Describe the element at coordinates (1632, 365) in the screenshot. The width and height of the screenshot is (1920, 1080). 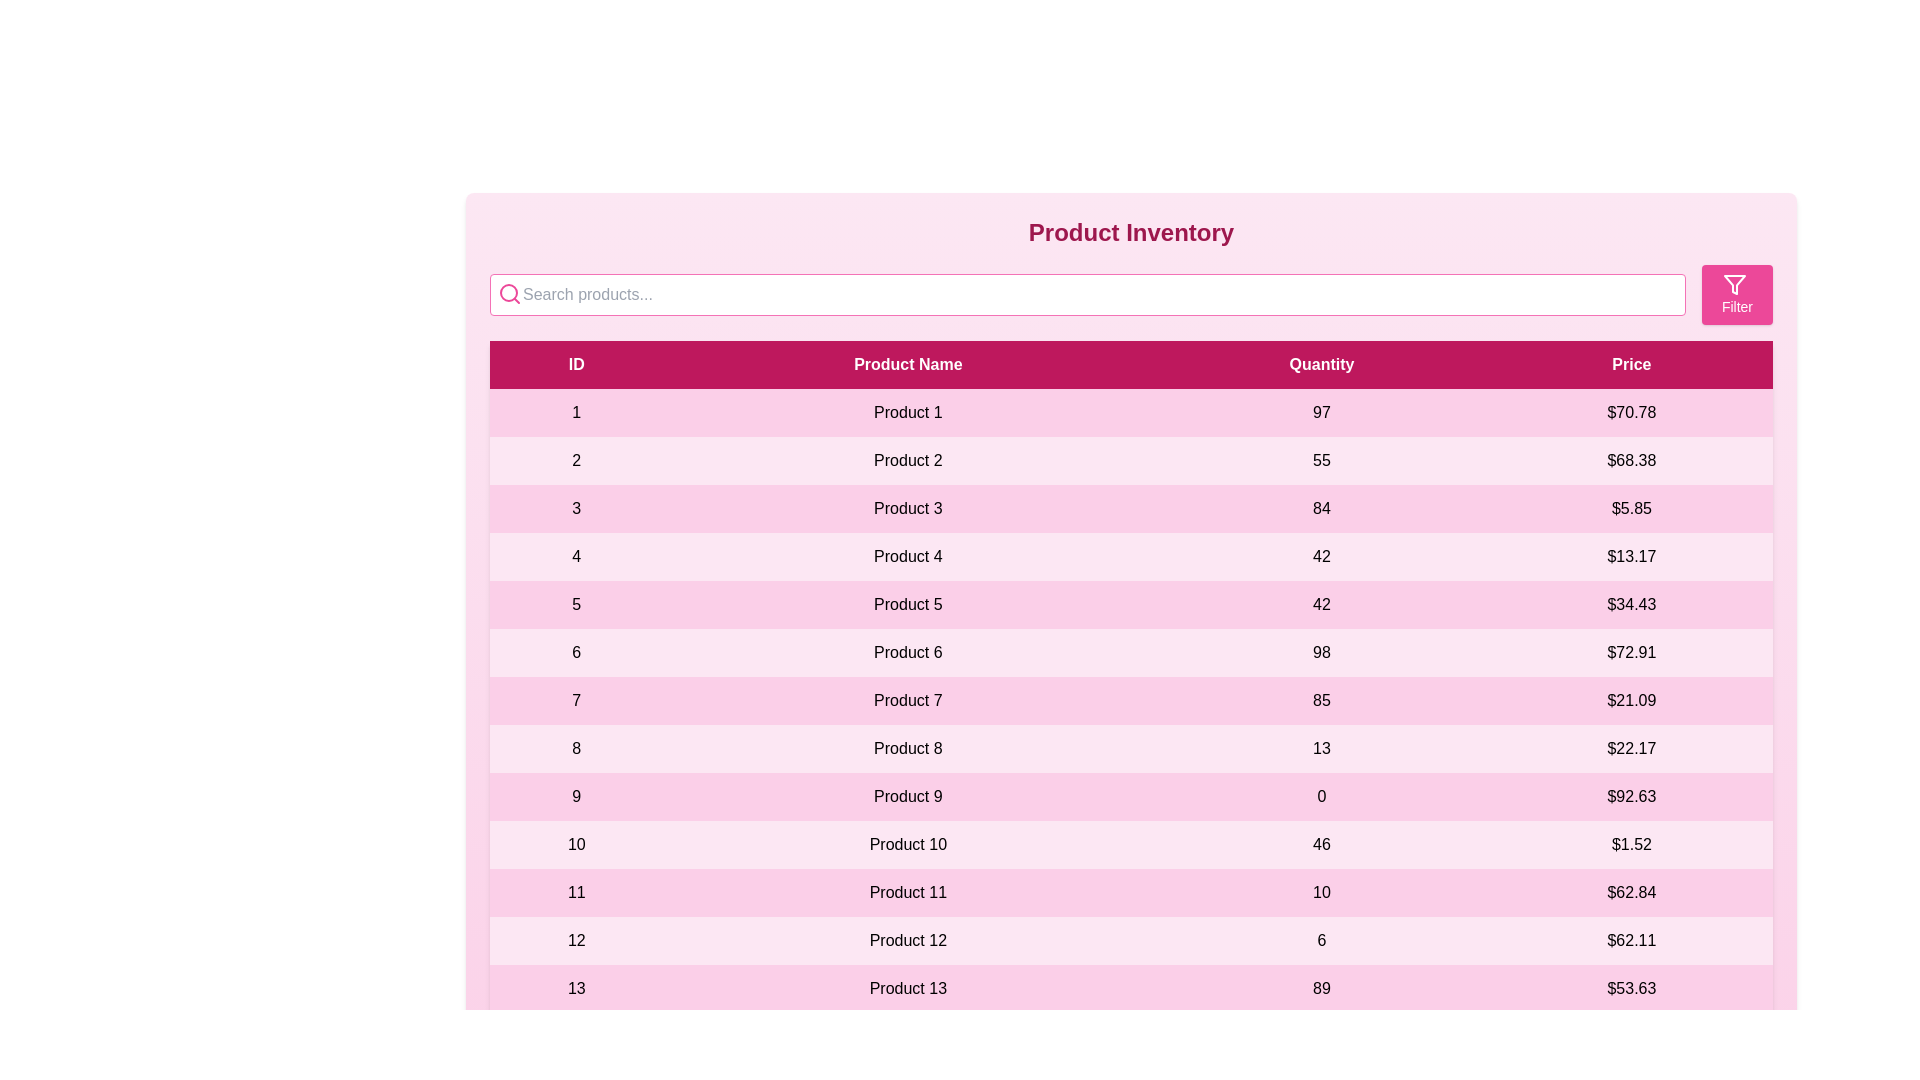
I see `the header of the Price column to sort the table by that column` at that location.